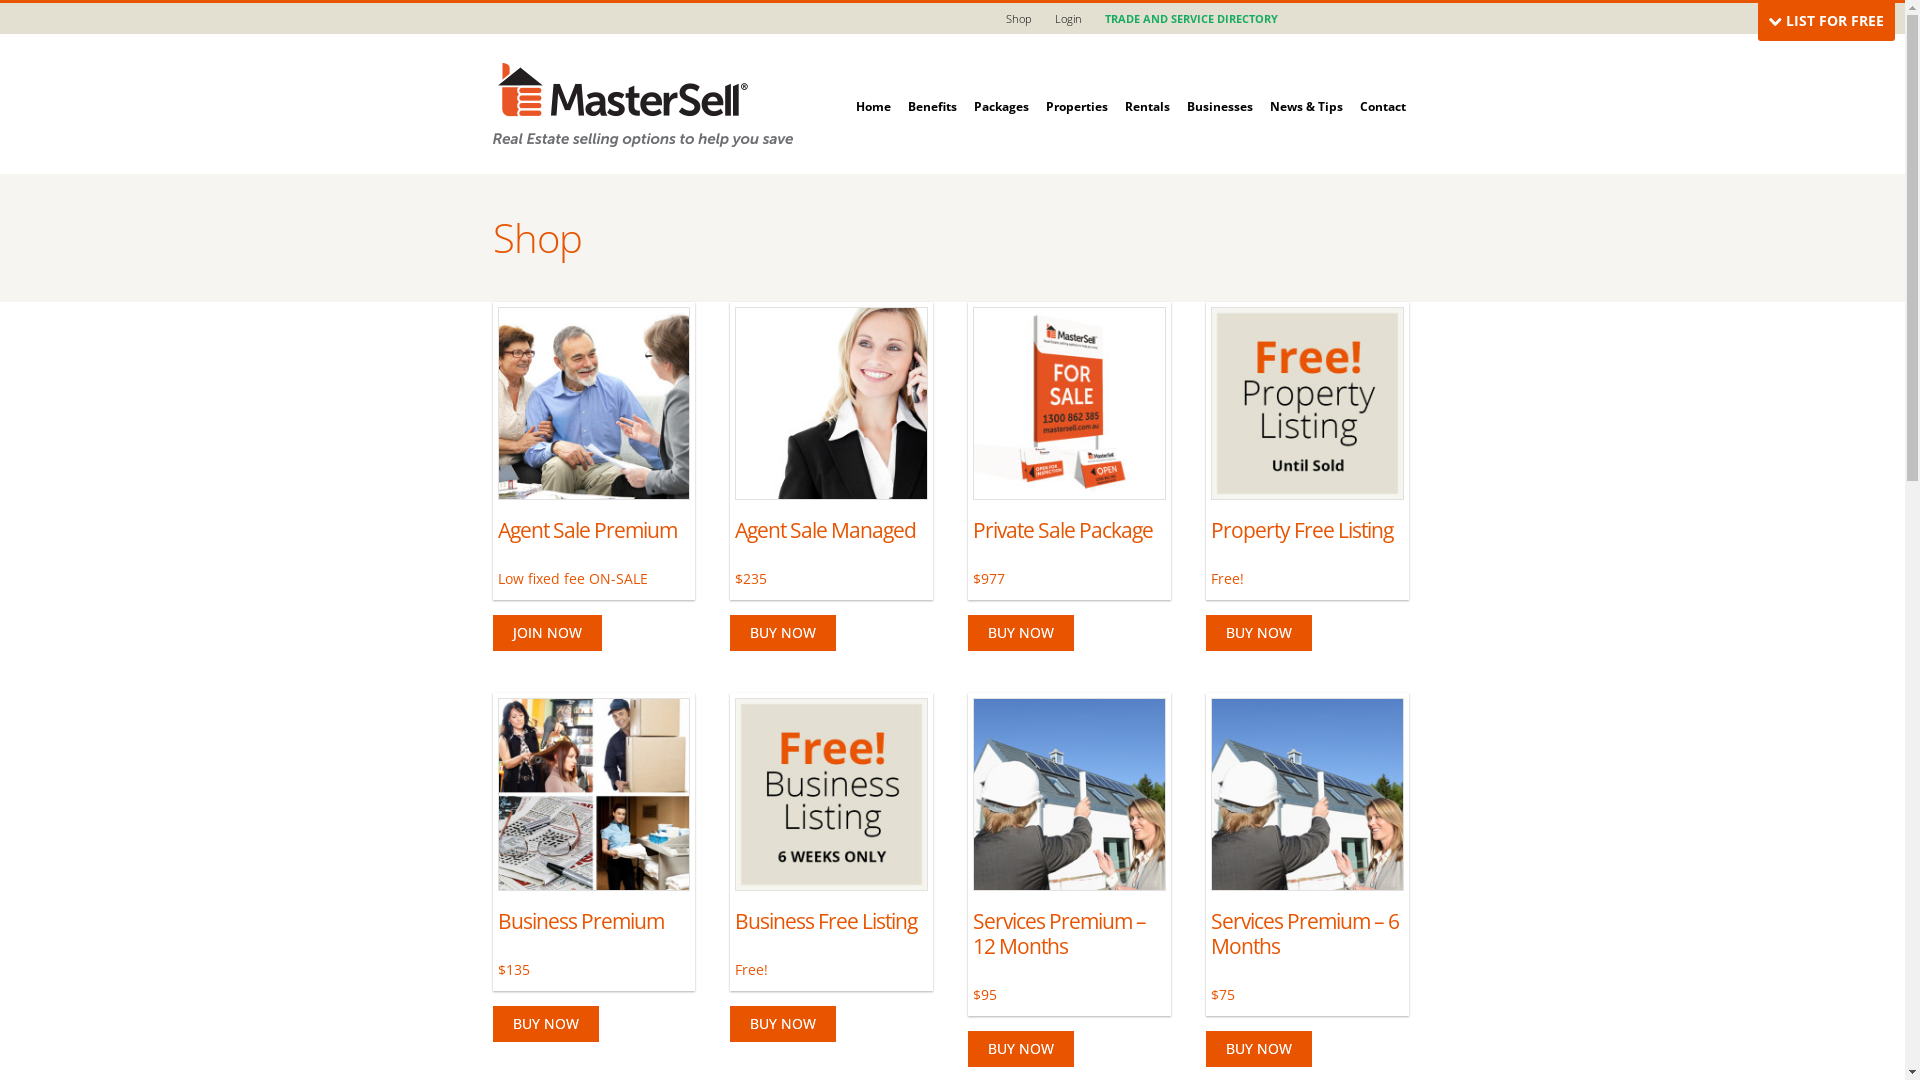  Describe the element at coordinates (498, 838) in the screenshot. I see `'Business Premium` at that location.